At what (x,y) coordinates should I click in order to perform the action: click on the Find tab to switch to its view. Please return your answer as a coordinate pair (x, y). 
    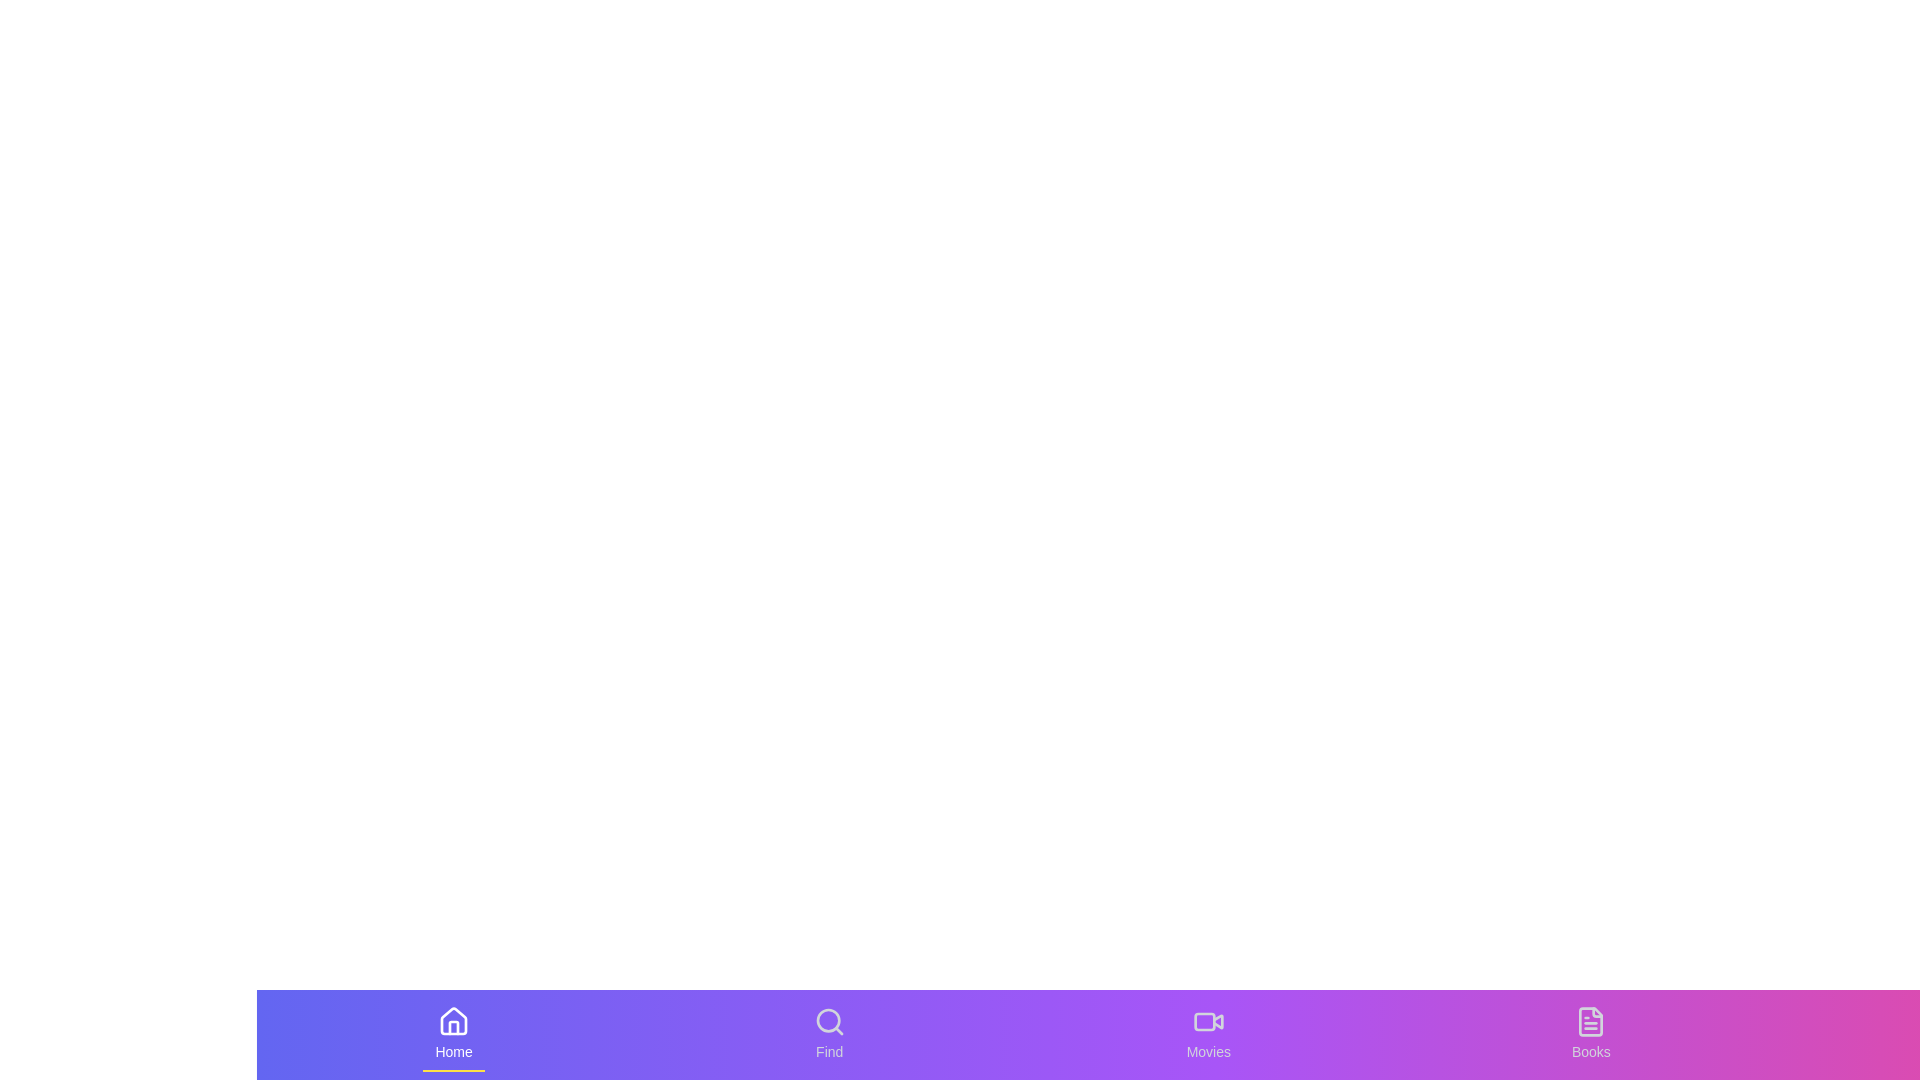
    Looking at the image, I should click on (830, 1034).